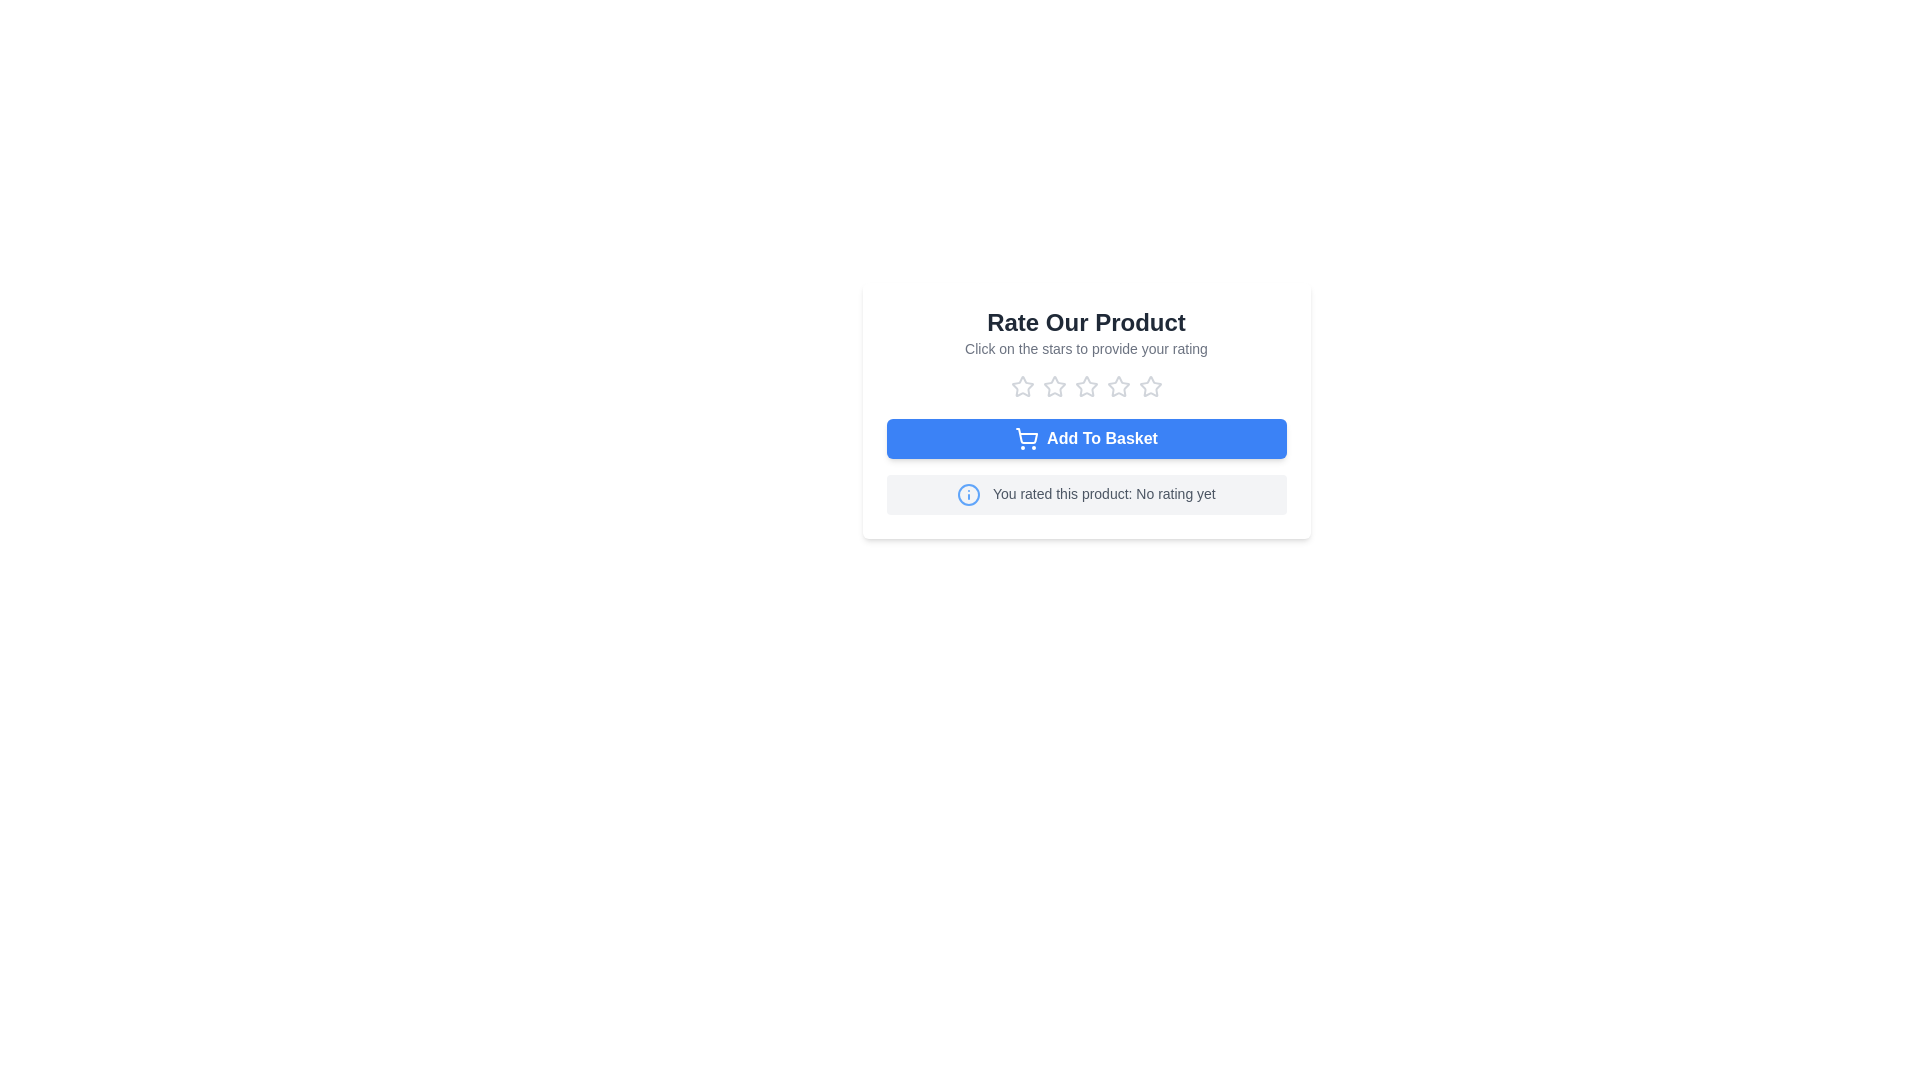 Image resolution: width=1920 pixels, height=1080 pixels. I want to click on the icon located to the left of the text message 'You rated this product: No rating yet' in the bottom section of the rating panel, so click(969, 494).